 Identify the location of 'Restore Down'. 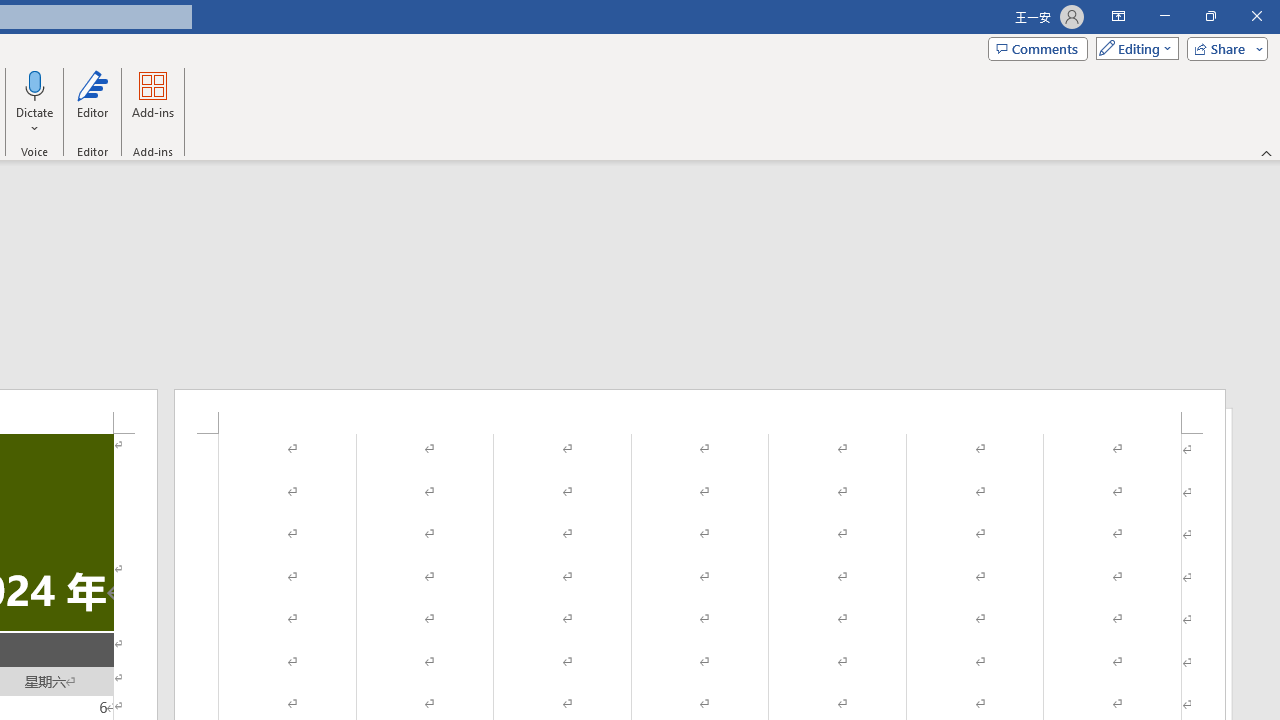
(1209, 16).